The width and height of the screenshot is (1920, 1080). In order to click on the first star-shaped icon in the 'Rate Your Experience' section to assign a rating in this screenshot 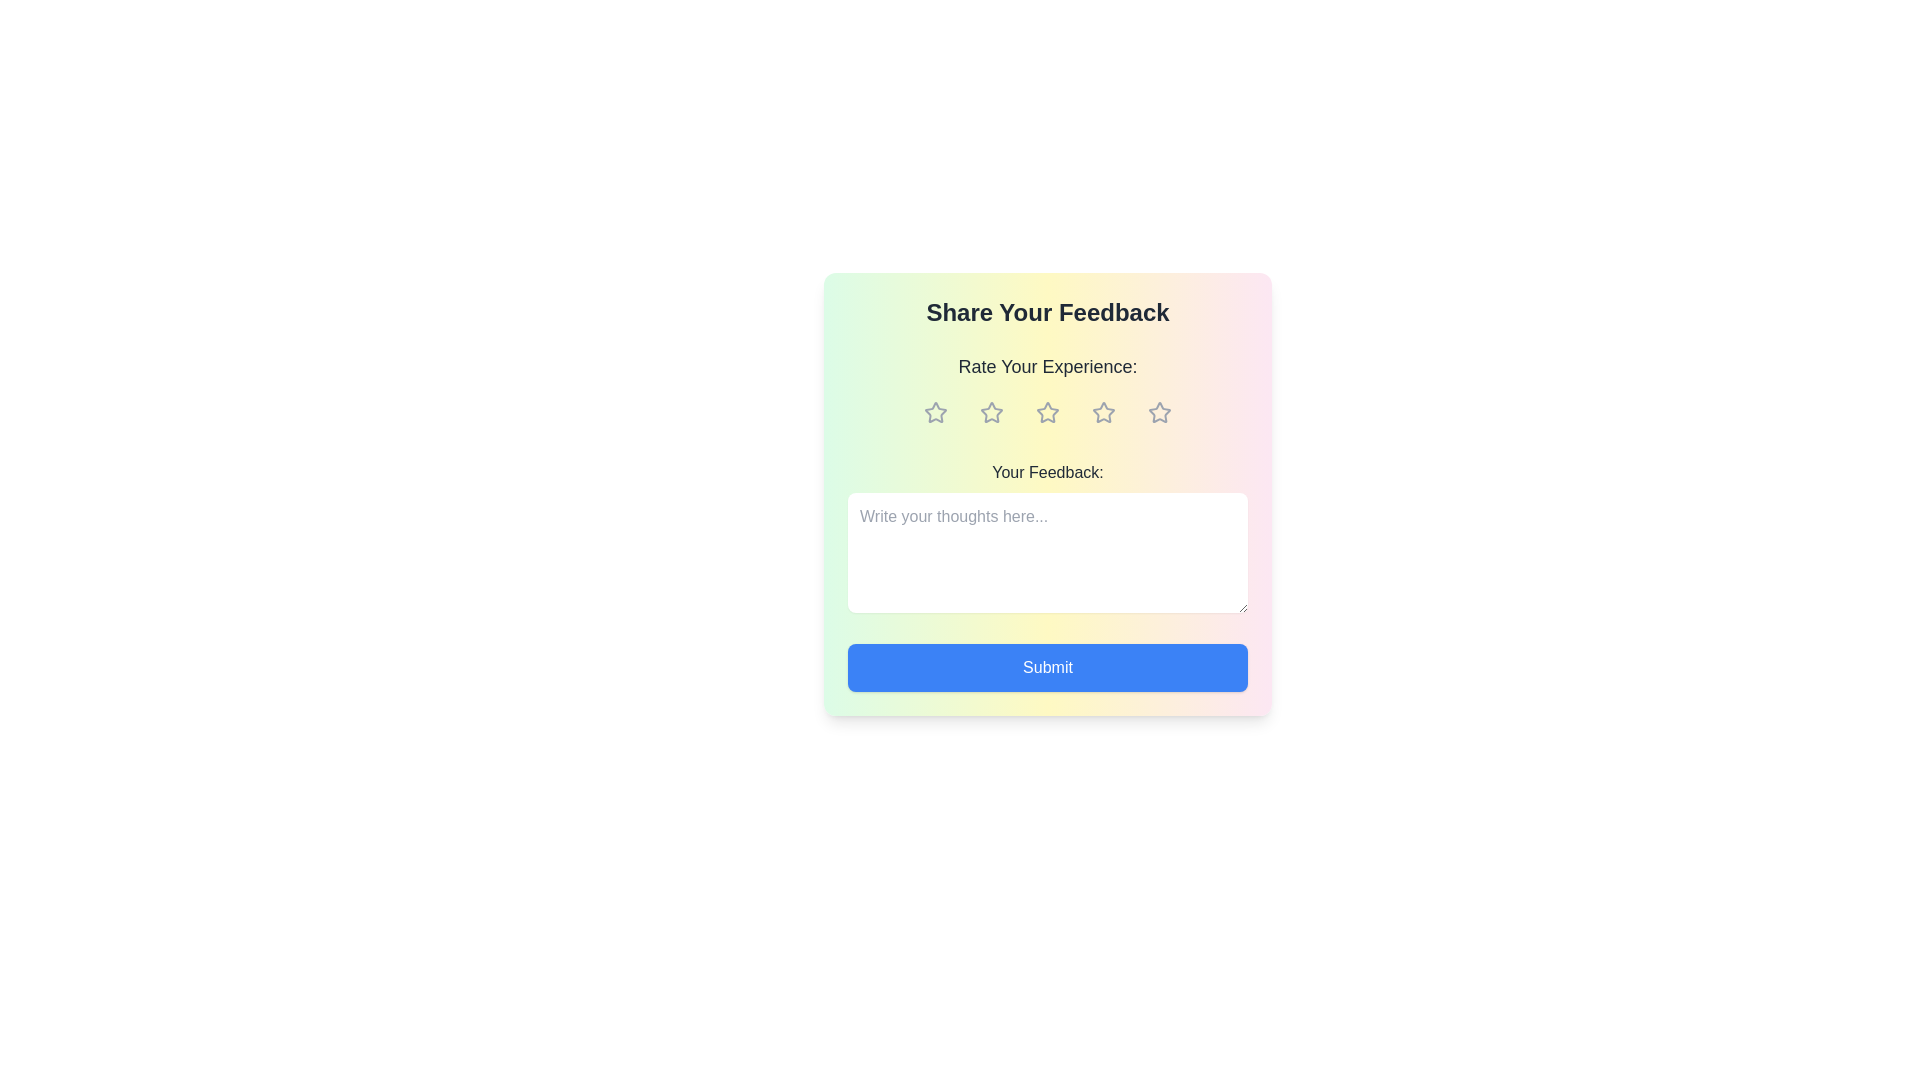, I will do `click(935, 411)`.